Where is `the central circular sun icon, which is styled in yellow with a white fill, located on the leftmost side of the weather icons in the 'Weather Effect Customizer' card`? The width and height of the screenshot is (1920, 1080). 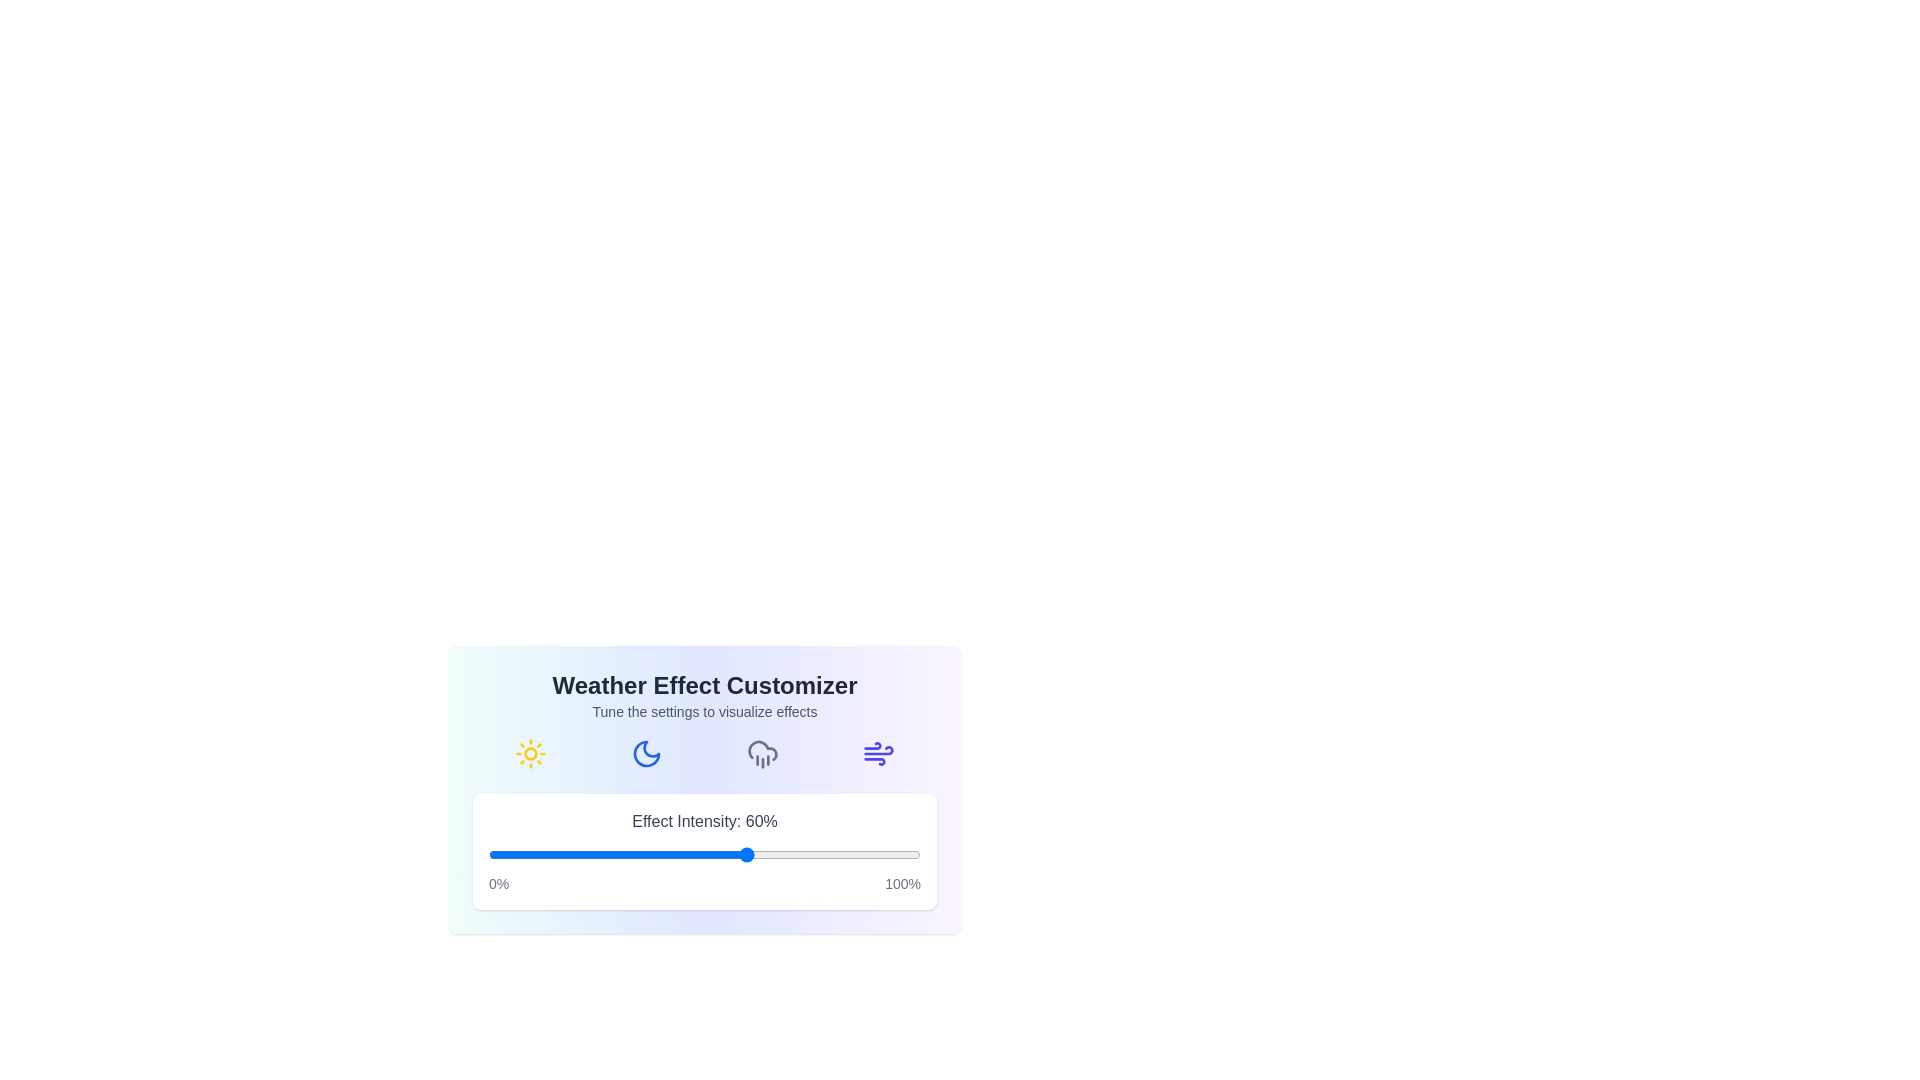 the central circular sun icon, which is styled in yellow with a white fill, located on the leftmost side of the weather icons in the 'Weather Effect Customizer' card is located at coordinates (531, 753).